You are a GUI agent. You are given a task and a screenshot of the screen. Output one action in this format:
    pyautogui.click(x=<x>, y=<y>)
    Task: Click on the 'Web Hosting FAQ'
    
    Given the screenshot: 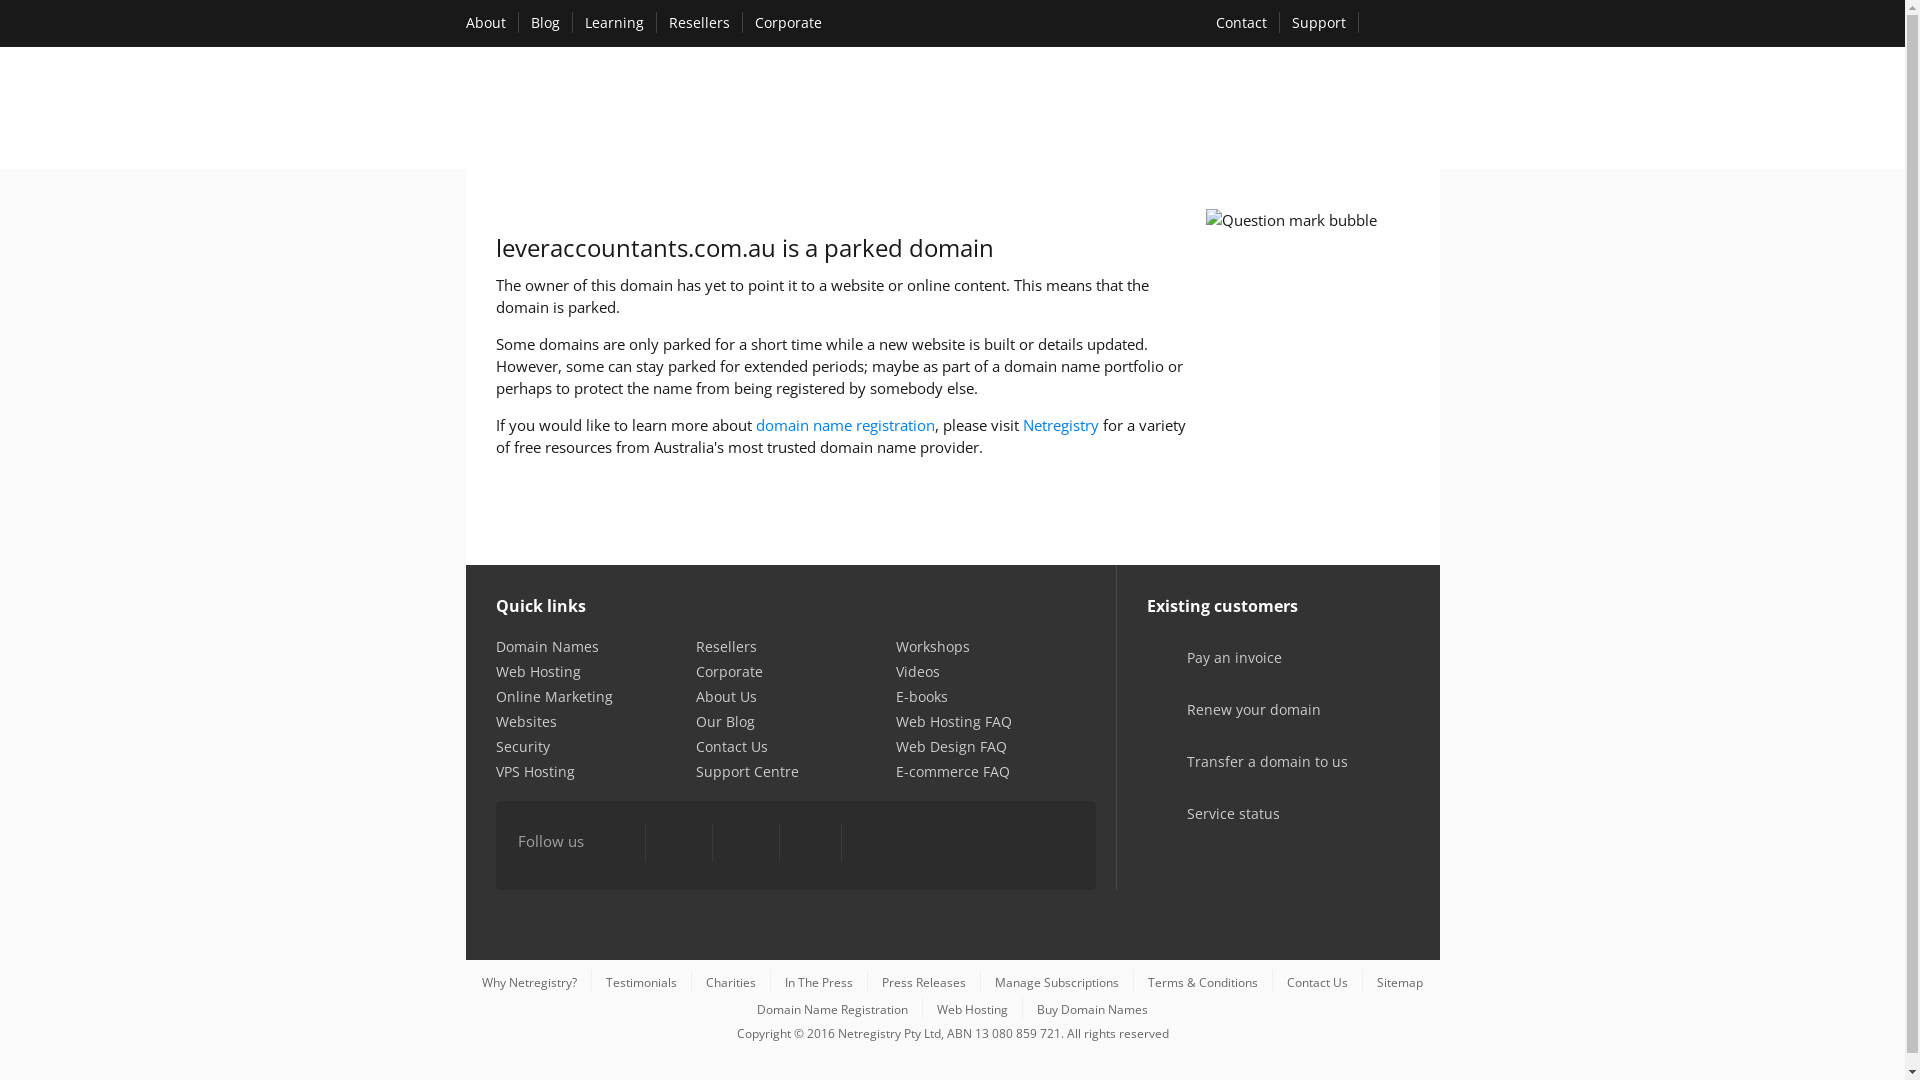 What is the action you would take?
    pyautogui.click(x=953, y=721)
    